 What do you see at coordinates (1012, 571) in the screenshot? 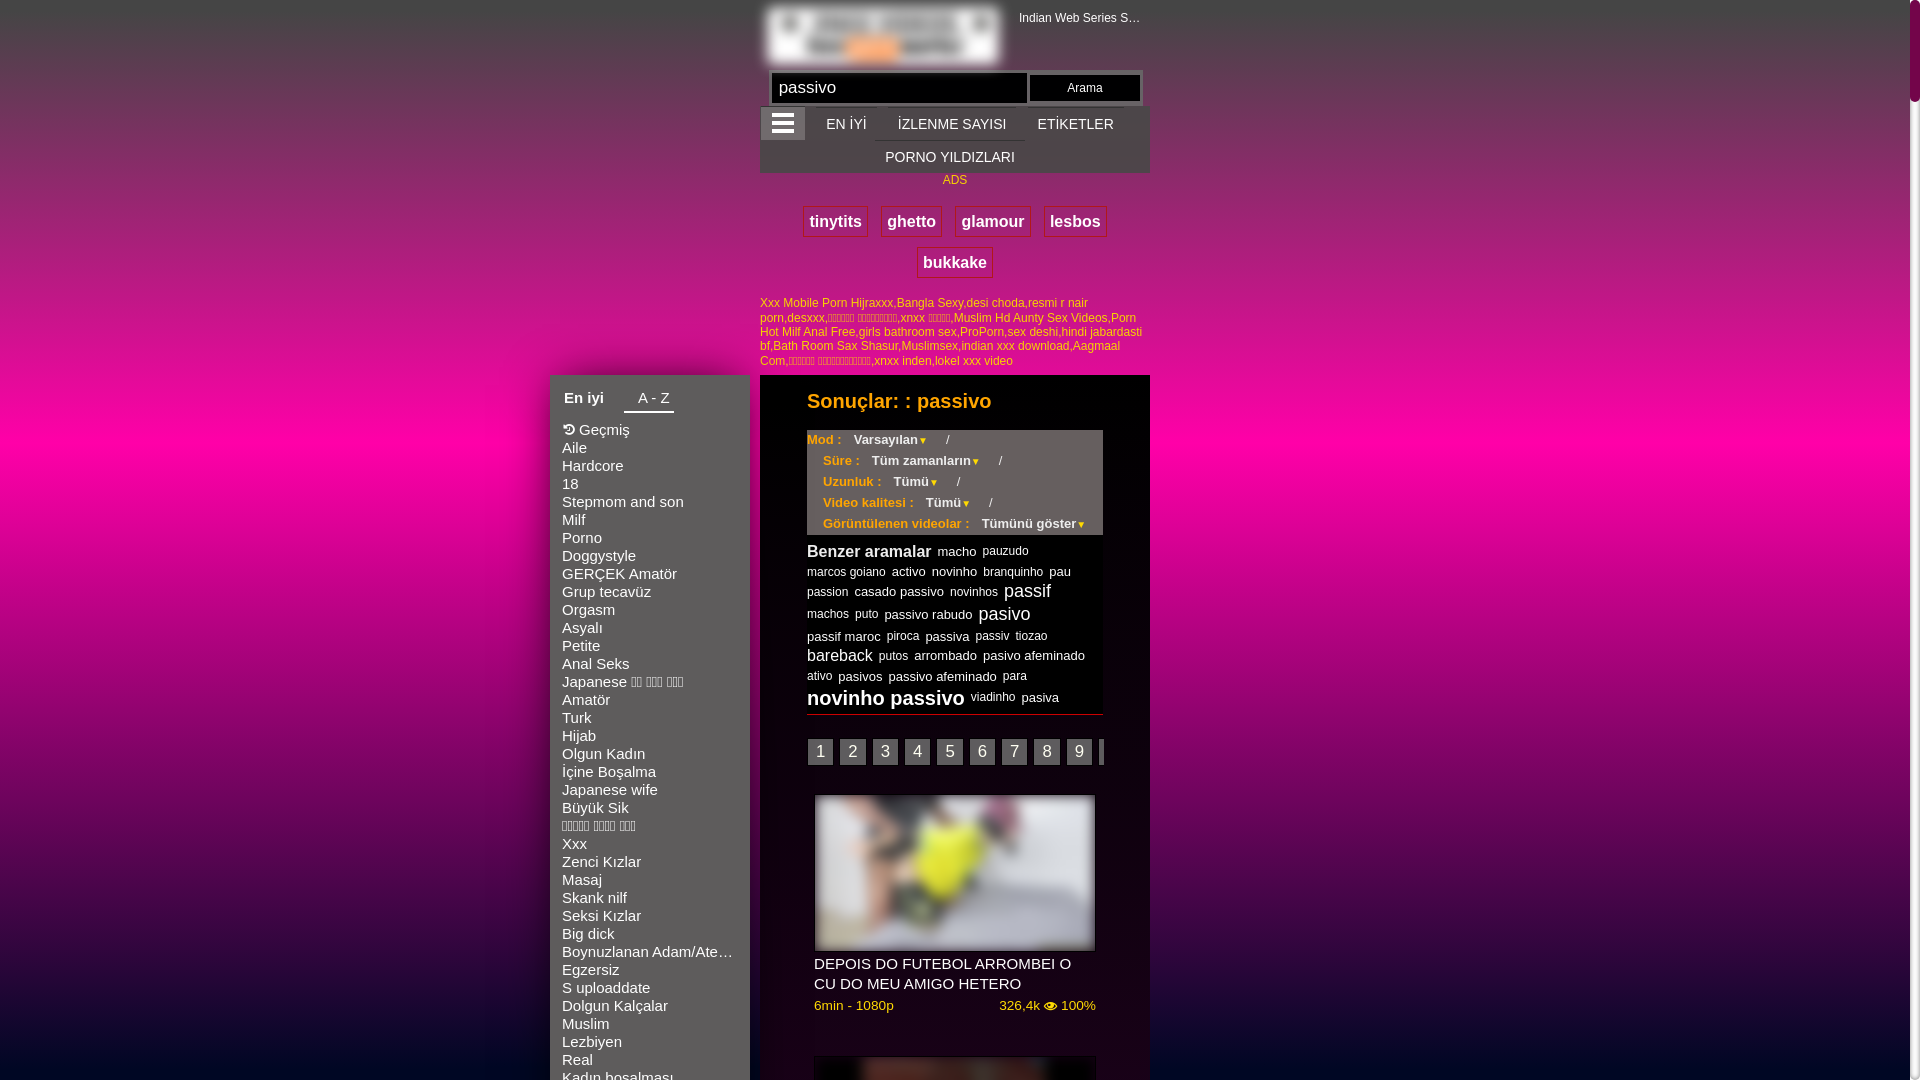
I see `'branquinho'` at bounding box center [1012, 571].